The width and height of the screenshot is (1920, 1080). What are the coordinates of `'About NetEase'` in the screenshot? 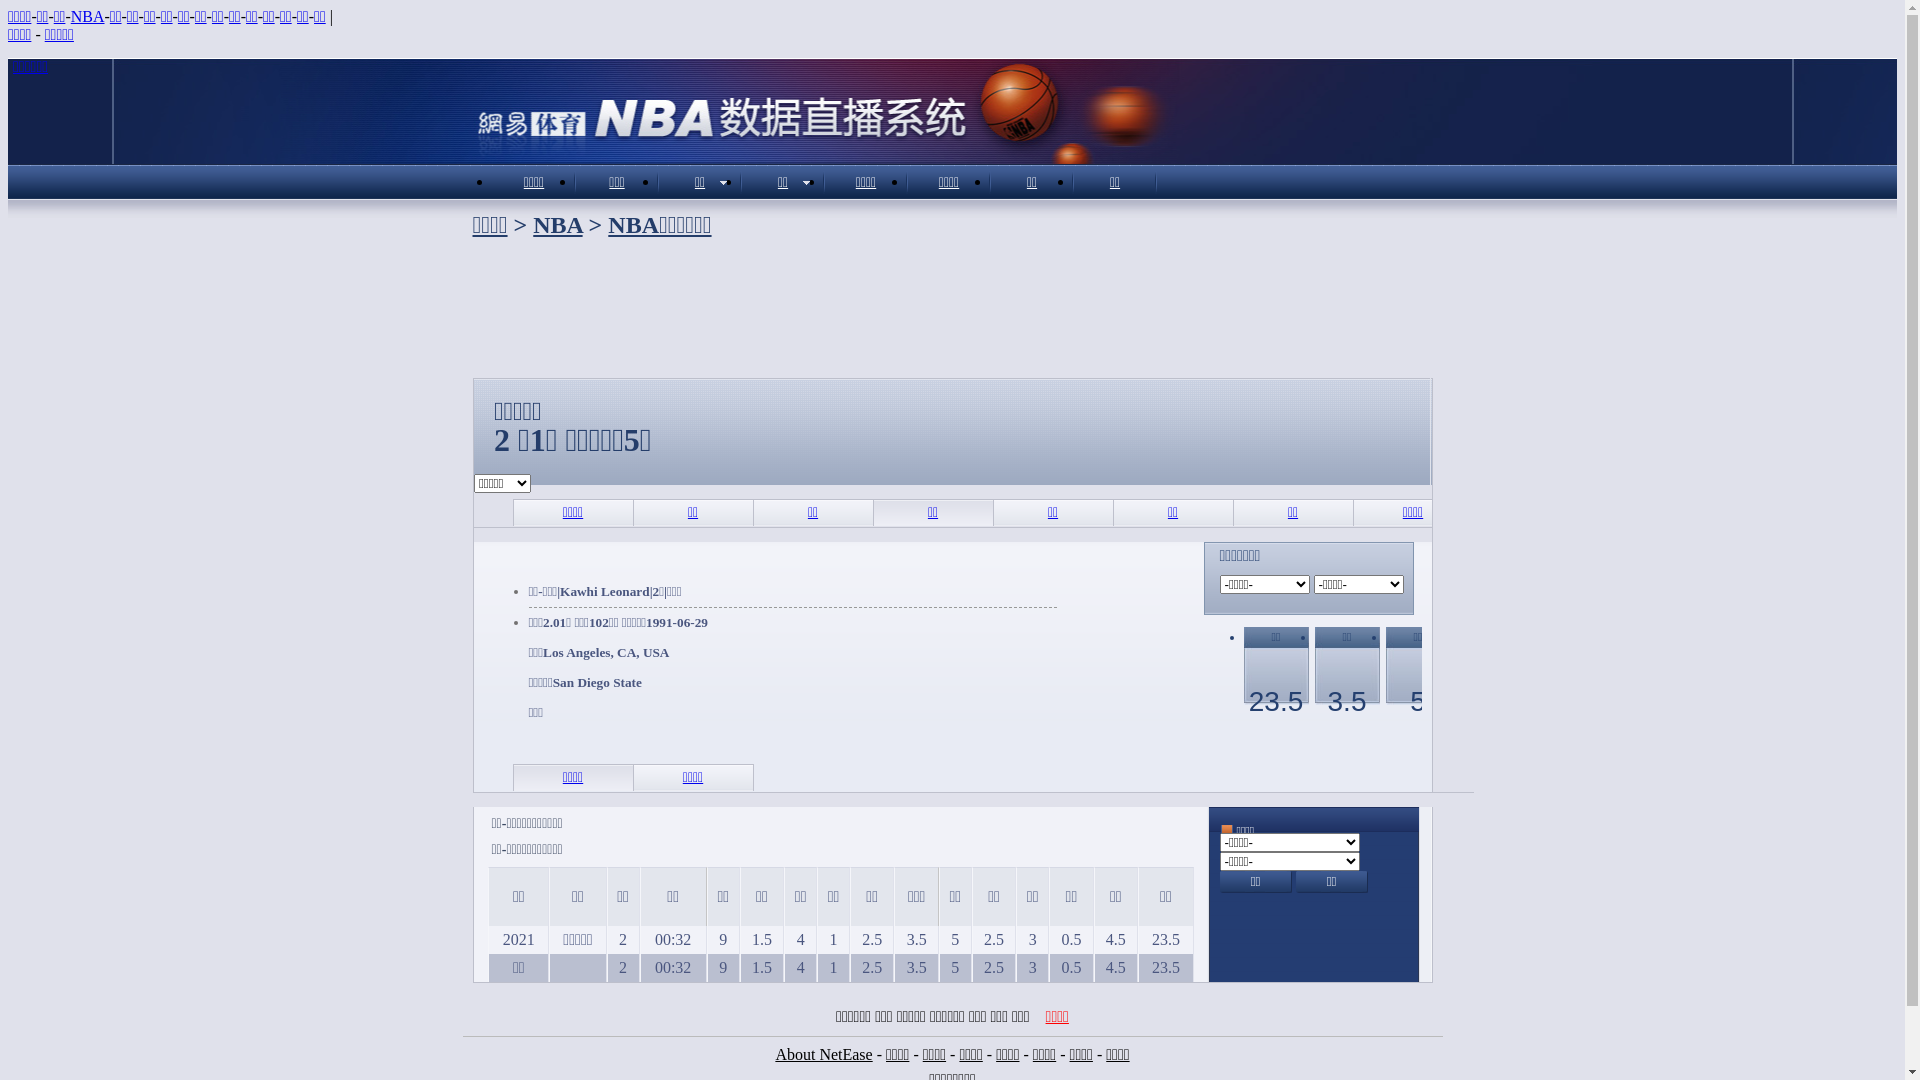 It's located at (823, 1053).